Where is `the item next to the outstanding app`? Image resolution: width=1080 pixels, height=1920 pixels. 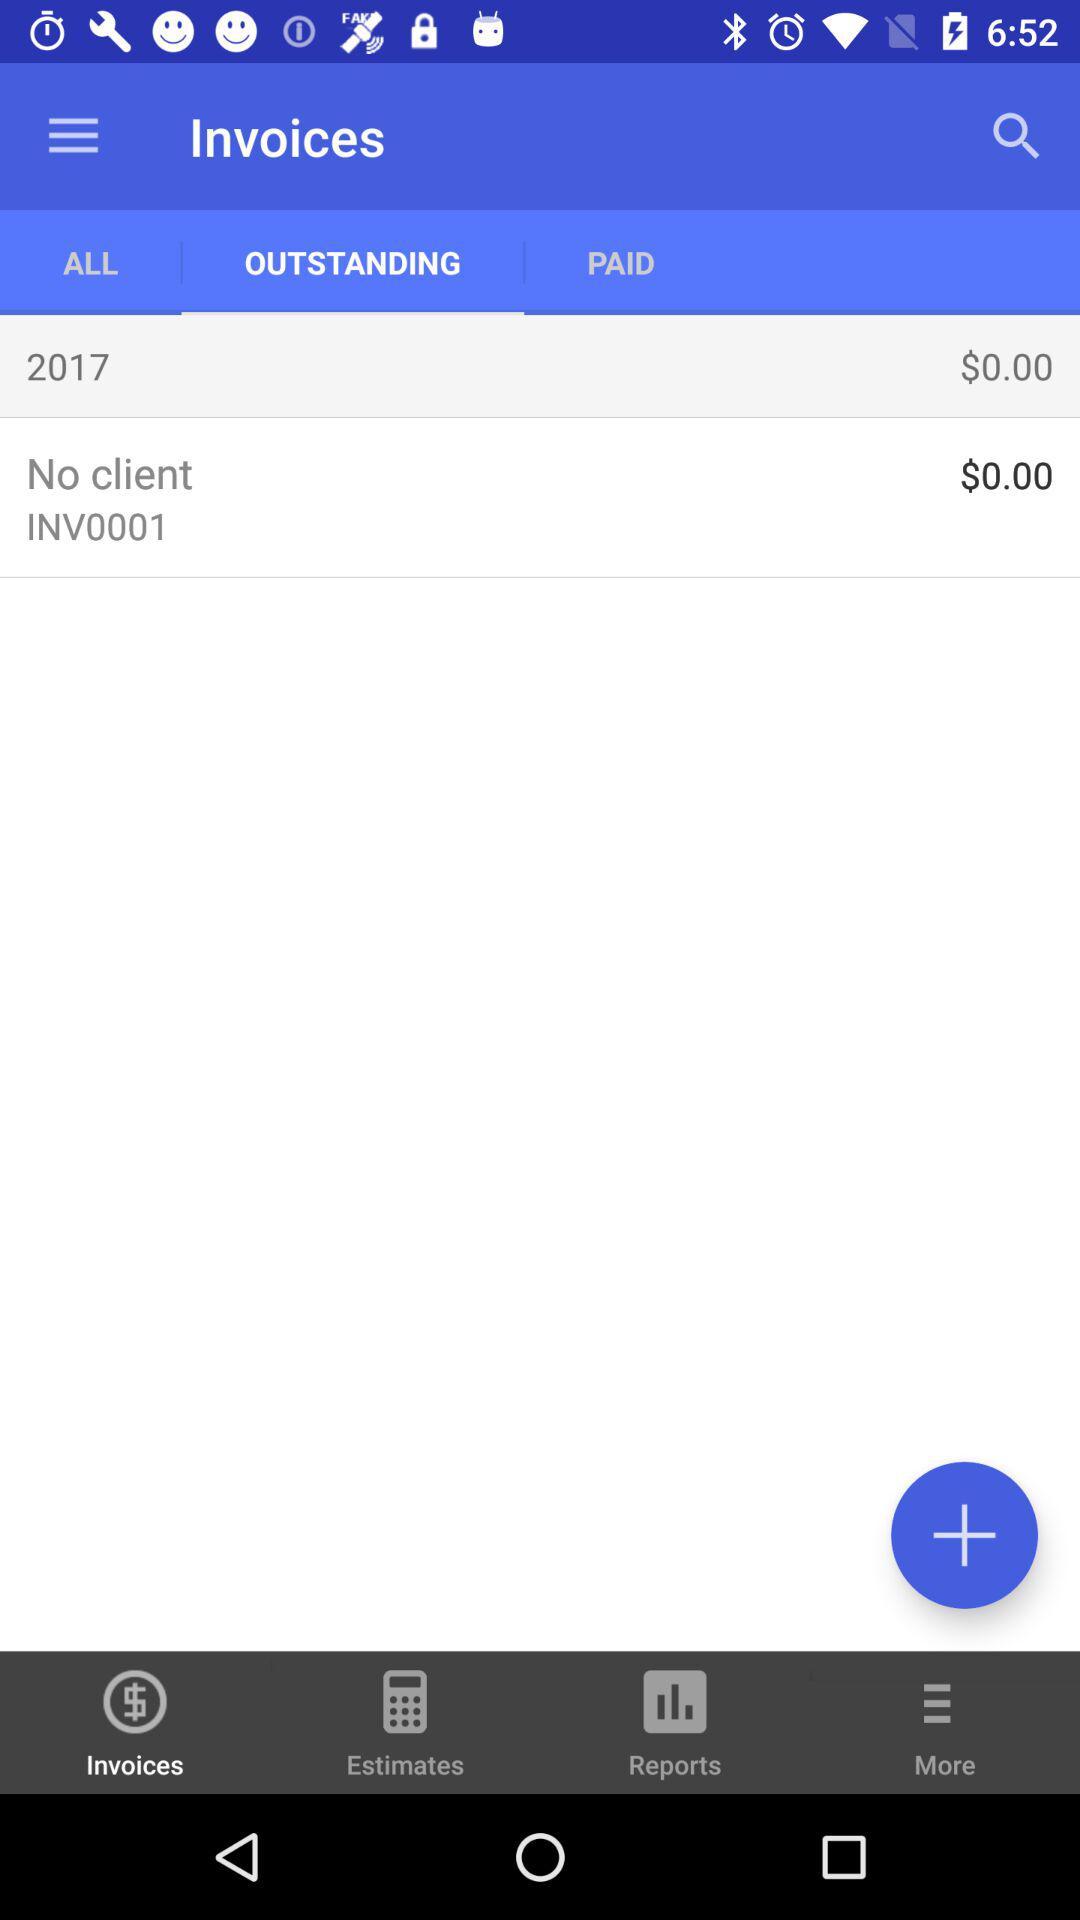 the item next to the outstanding app is located at coordinates (90, 261).